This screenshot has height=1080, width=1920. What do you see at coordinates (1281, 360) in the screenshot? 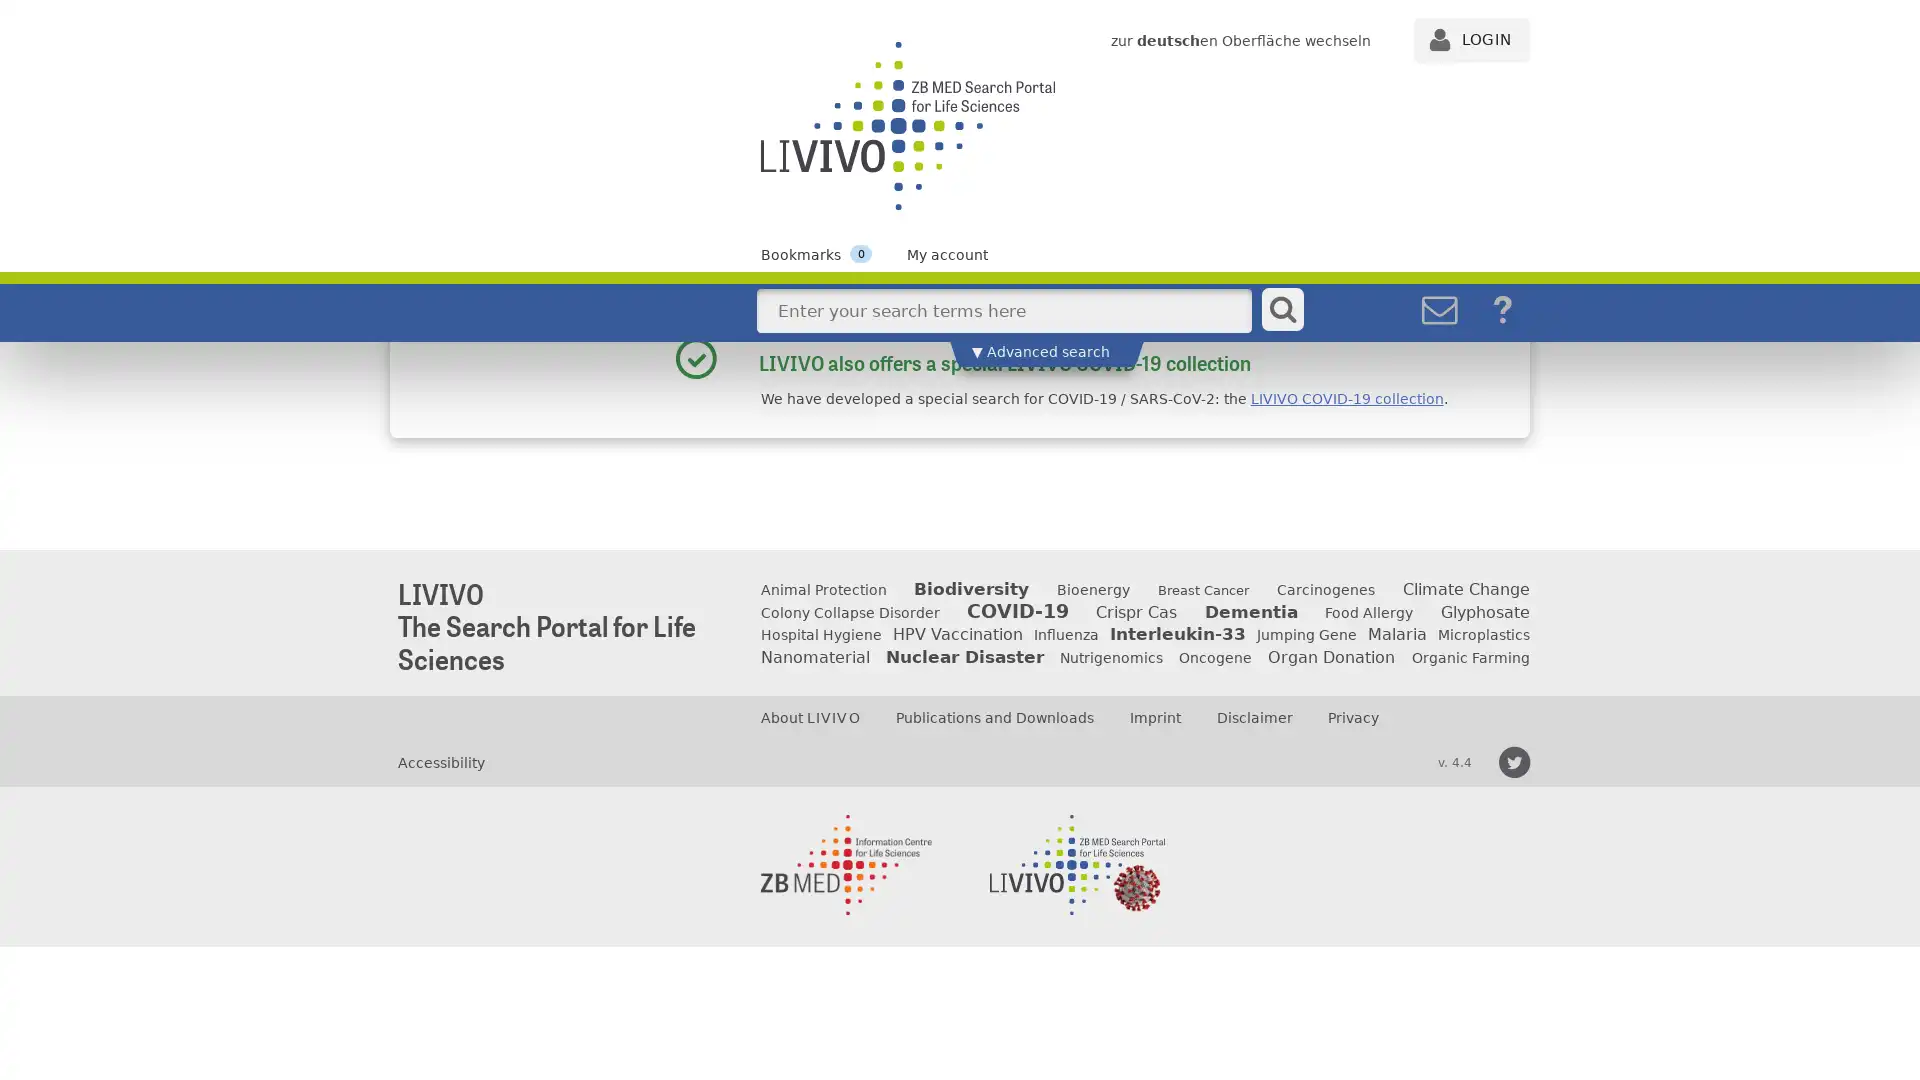
I see `Search` at bounding box center [1281, 360].